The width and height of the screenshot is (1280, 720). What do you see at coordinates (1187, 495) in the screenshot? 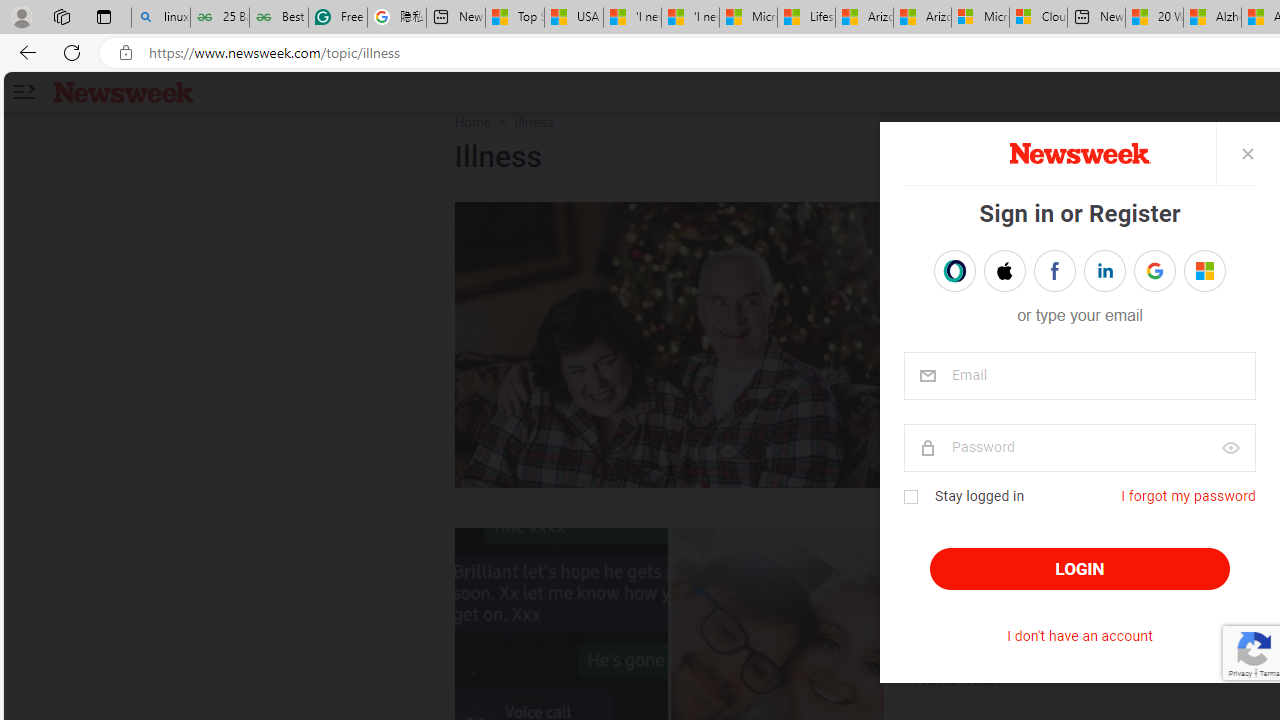
I see `'I forgot my password'` at bounding box center [1187, 495].